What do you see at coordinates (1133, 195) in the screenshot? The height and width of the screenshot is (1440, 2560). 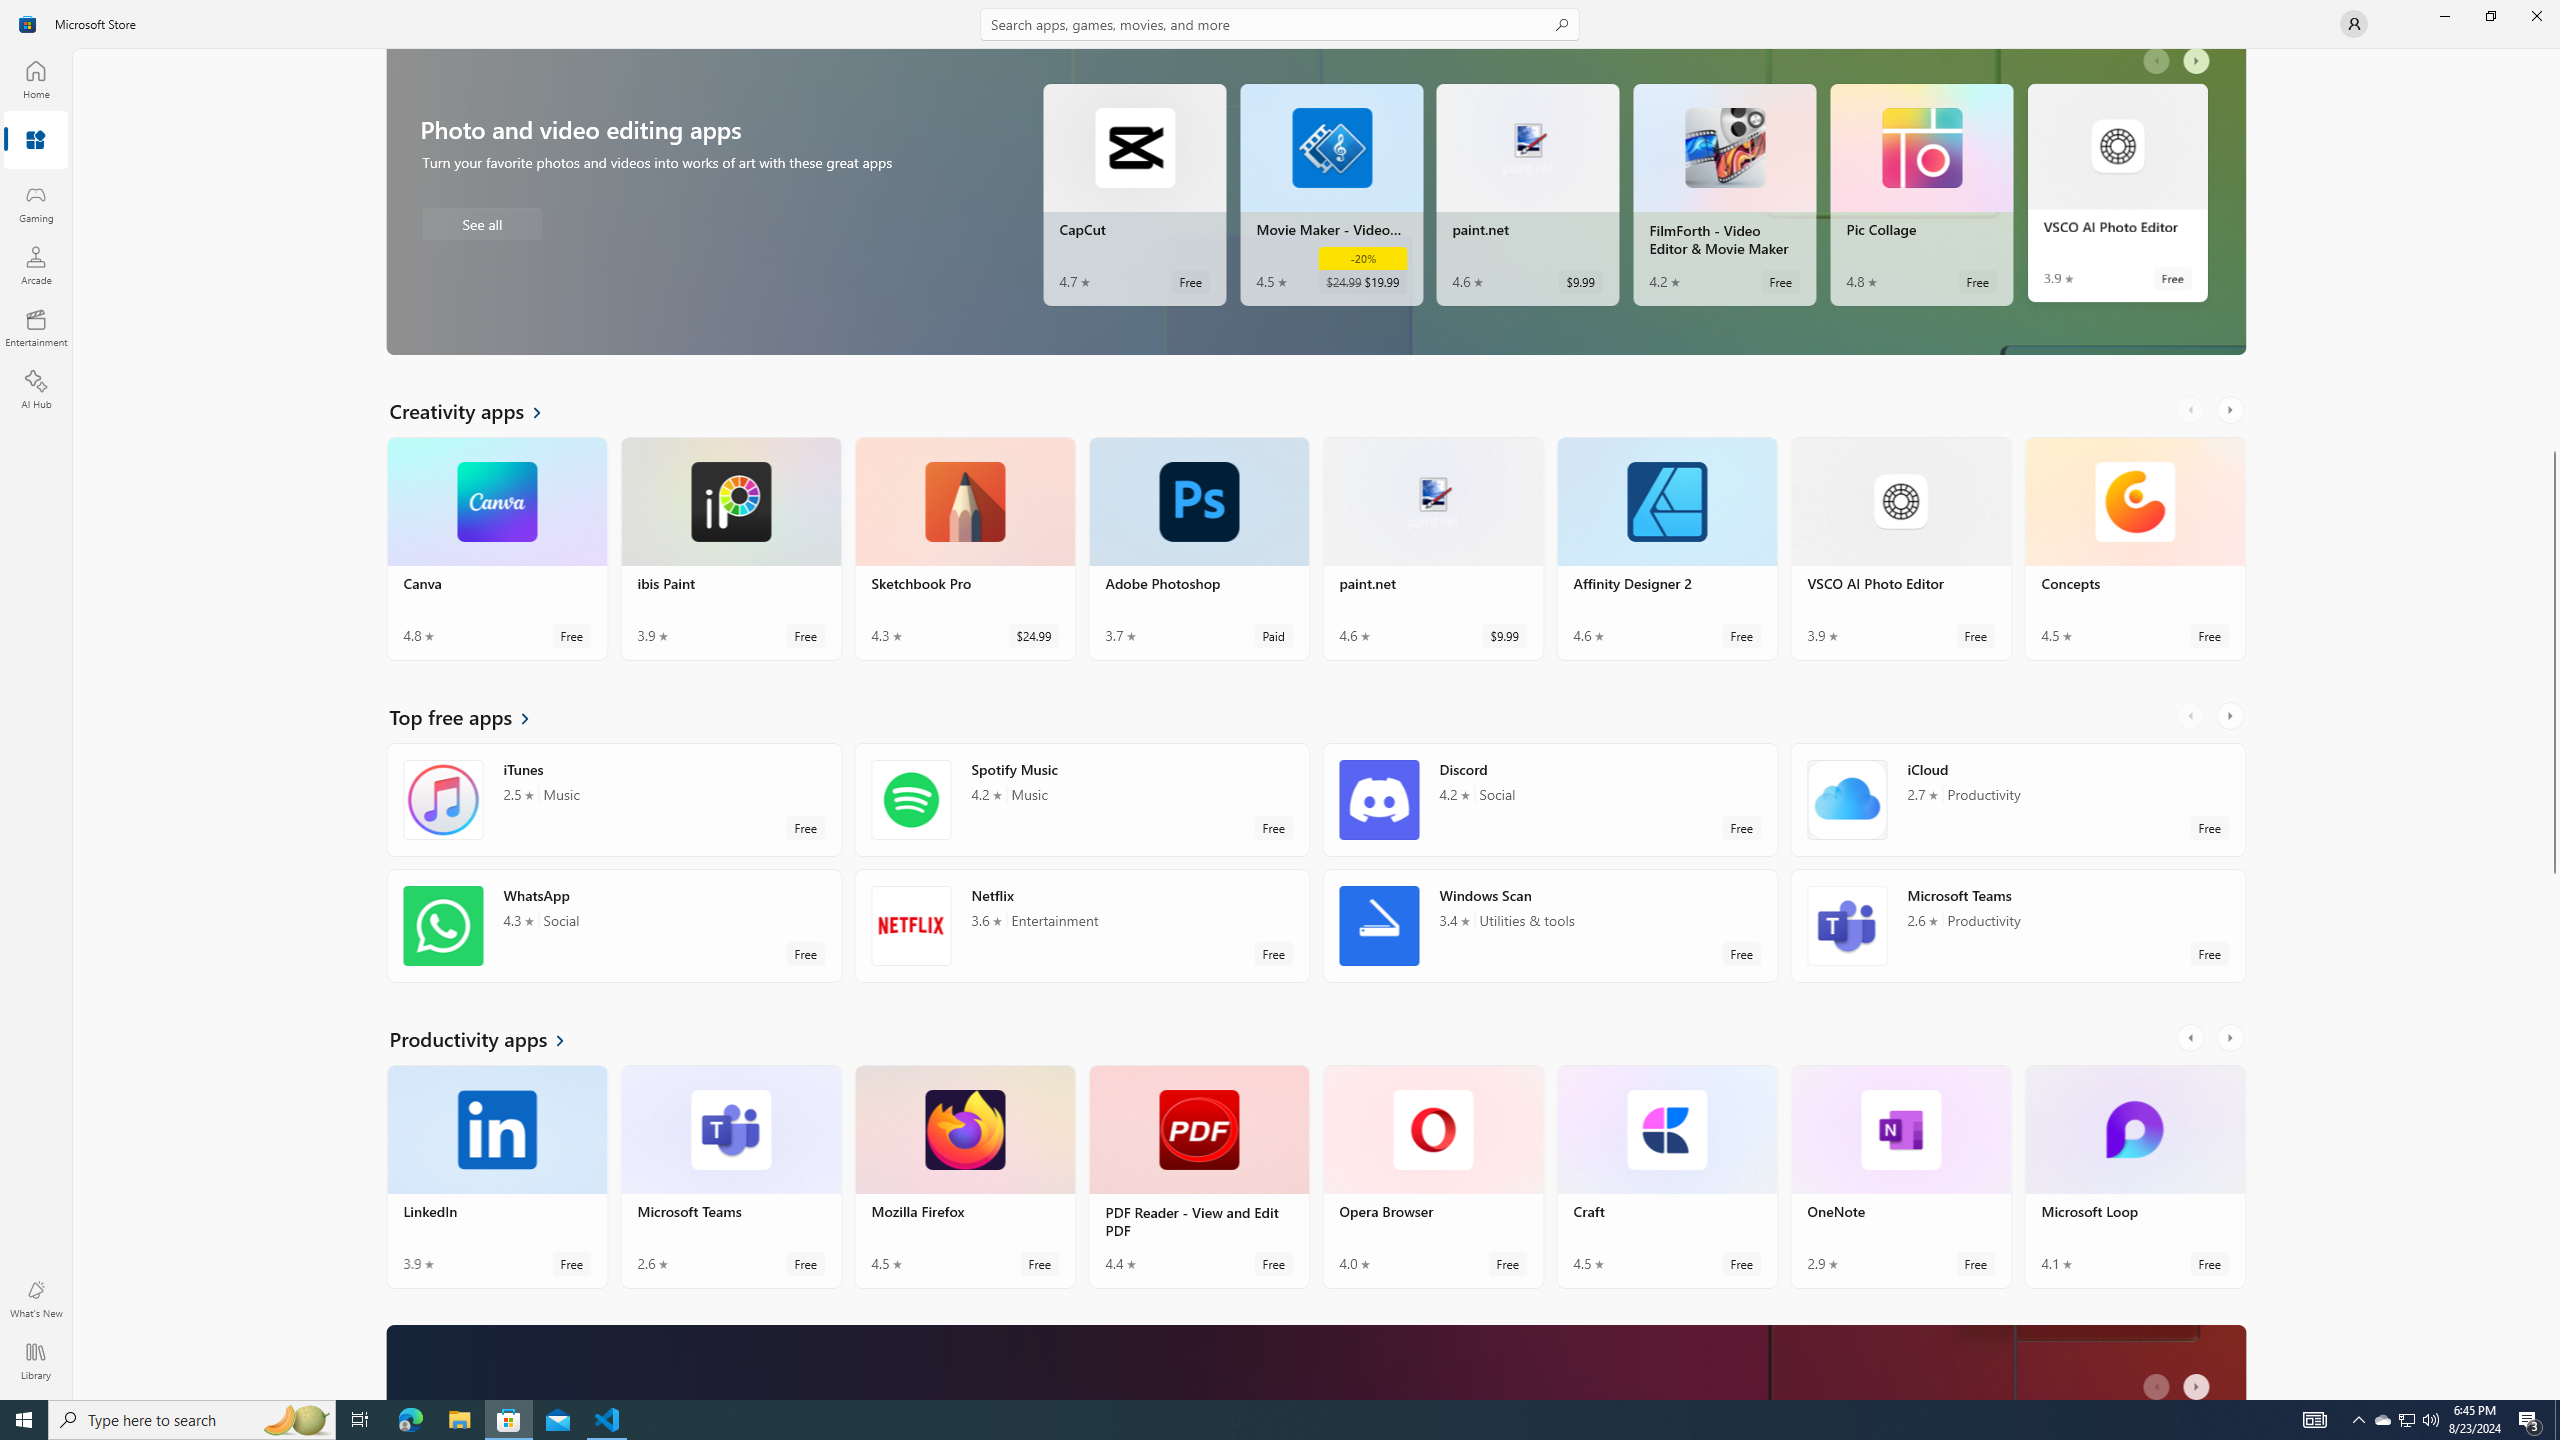 I see `'CapCut. Average rating of 4.7 out of five stars. Free  '` at bounding box center [1133, 195].